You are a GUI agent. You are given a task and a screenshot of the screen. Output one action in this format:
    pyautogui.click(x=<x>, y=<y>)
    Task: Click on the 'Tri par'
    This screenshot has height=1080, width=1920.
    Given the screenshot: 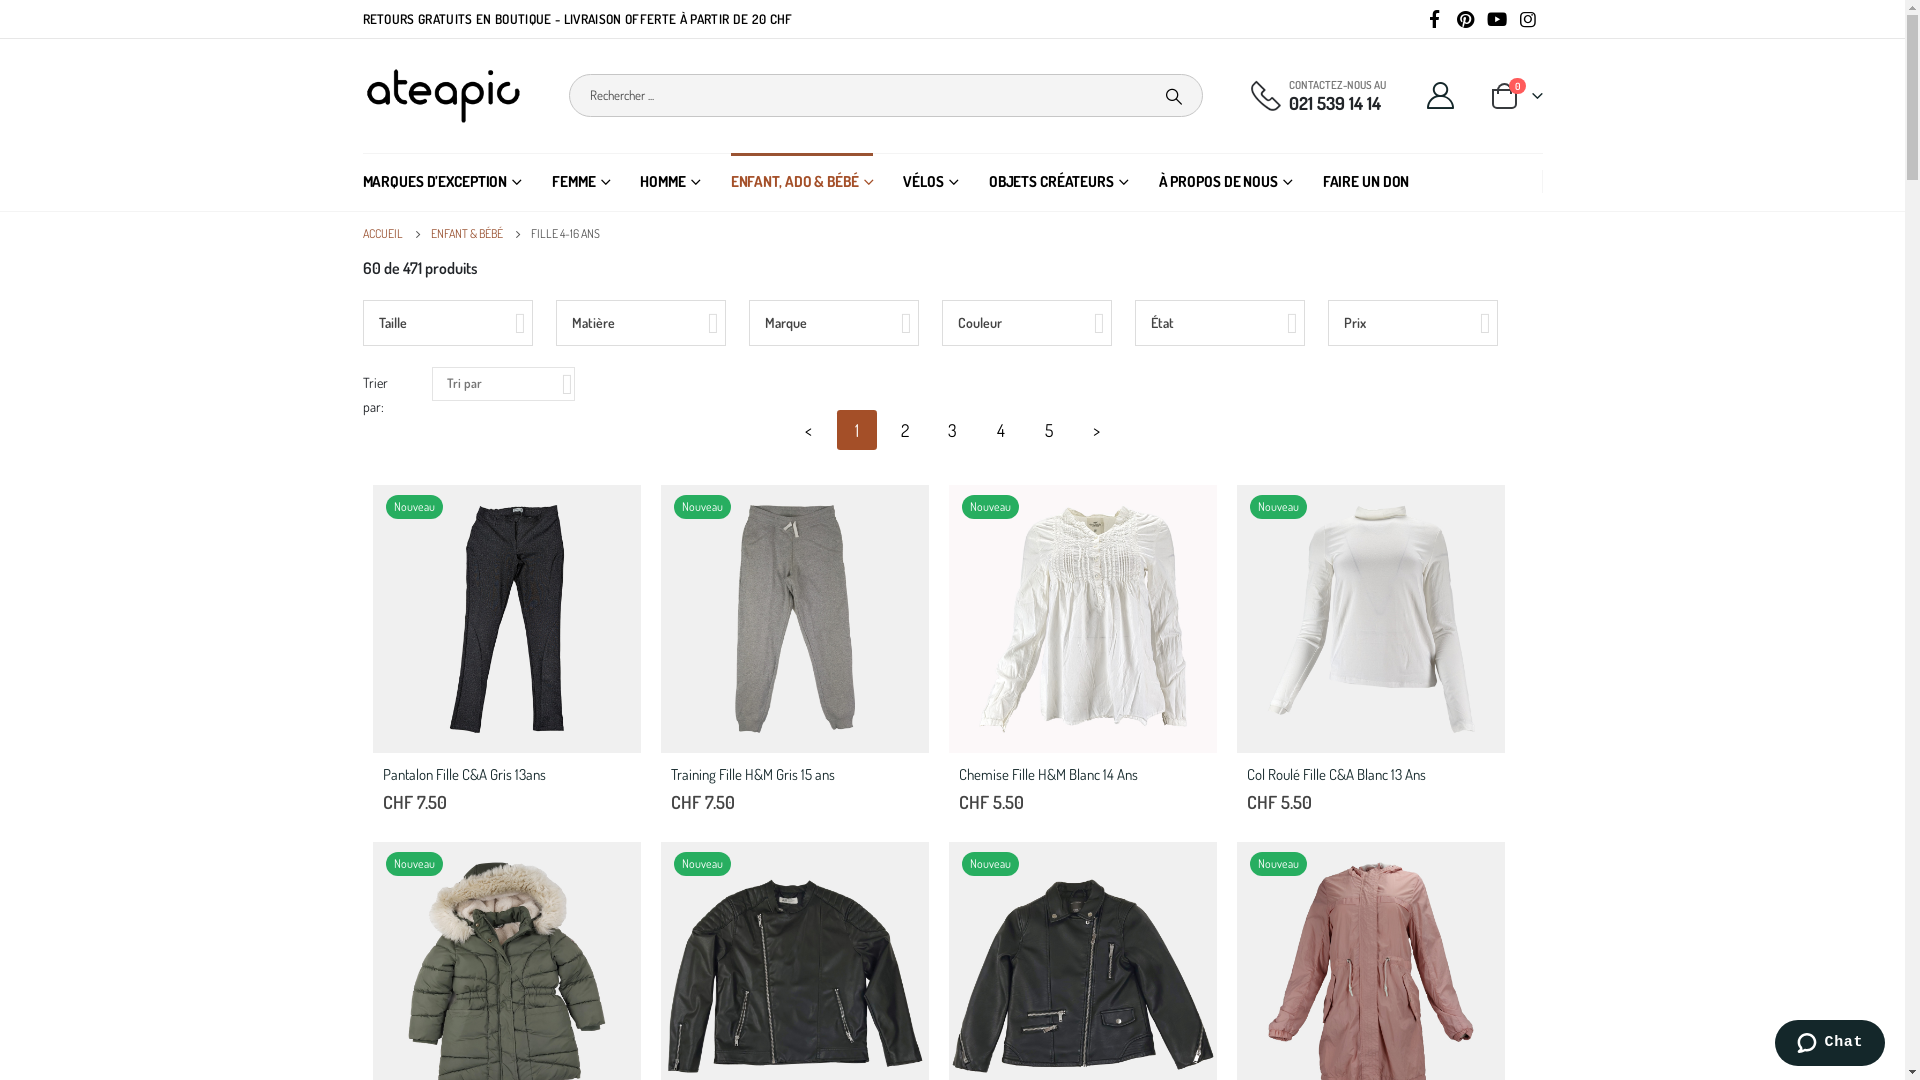 What is the action you would take?
    pyautogui.click(x=503, y=384)
    